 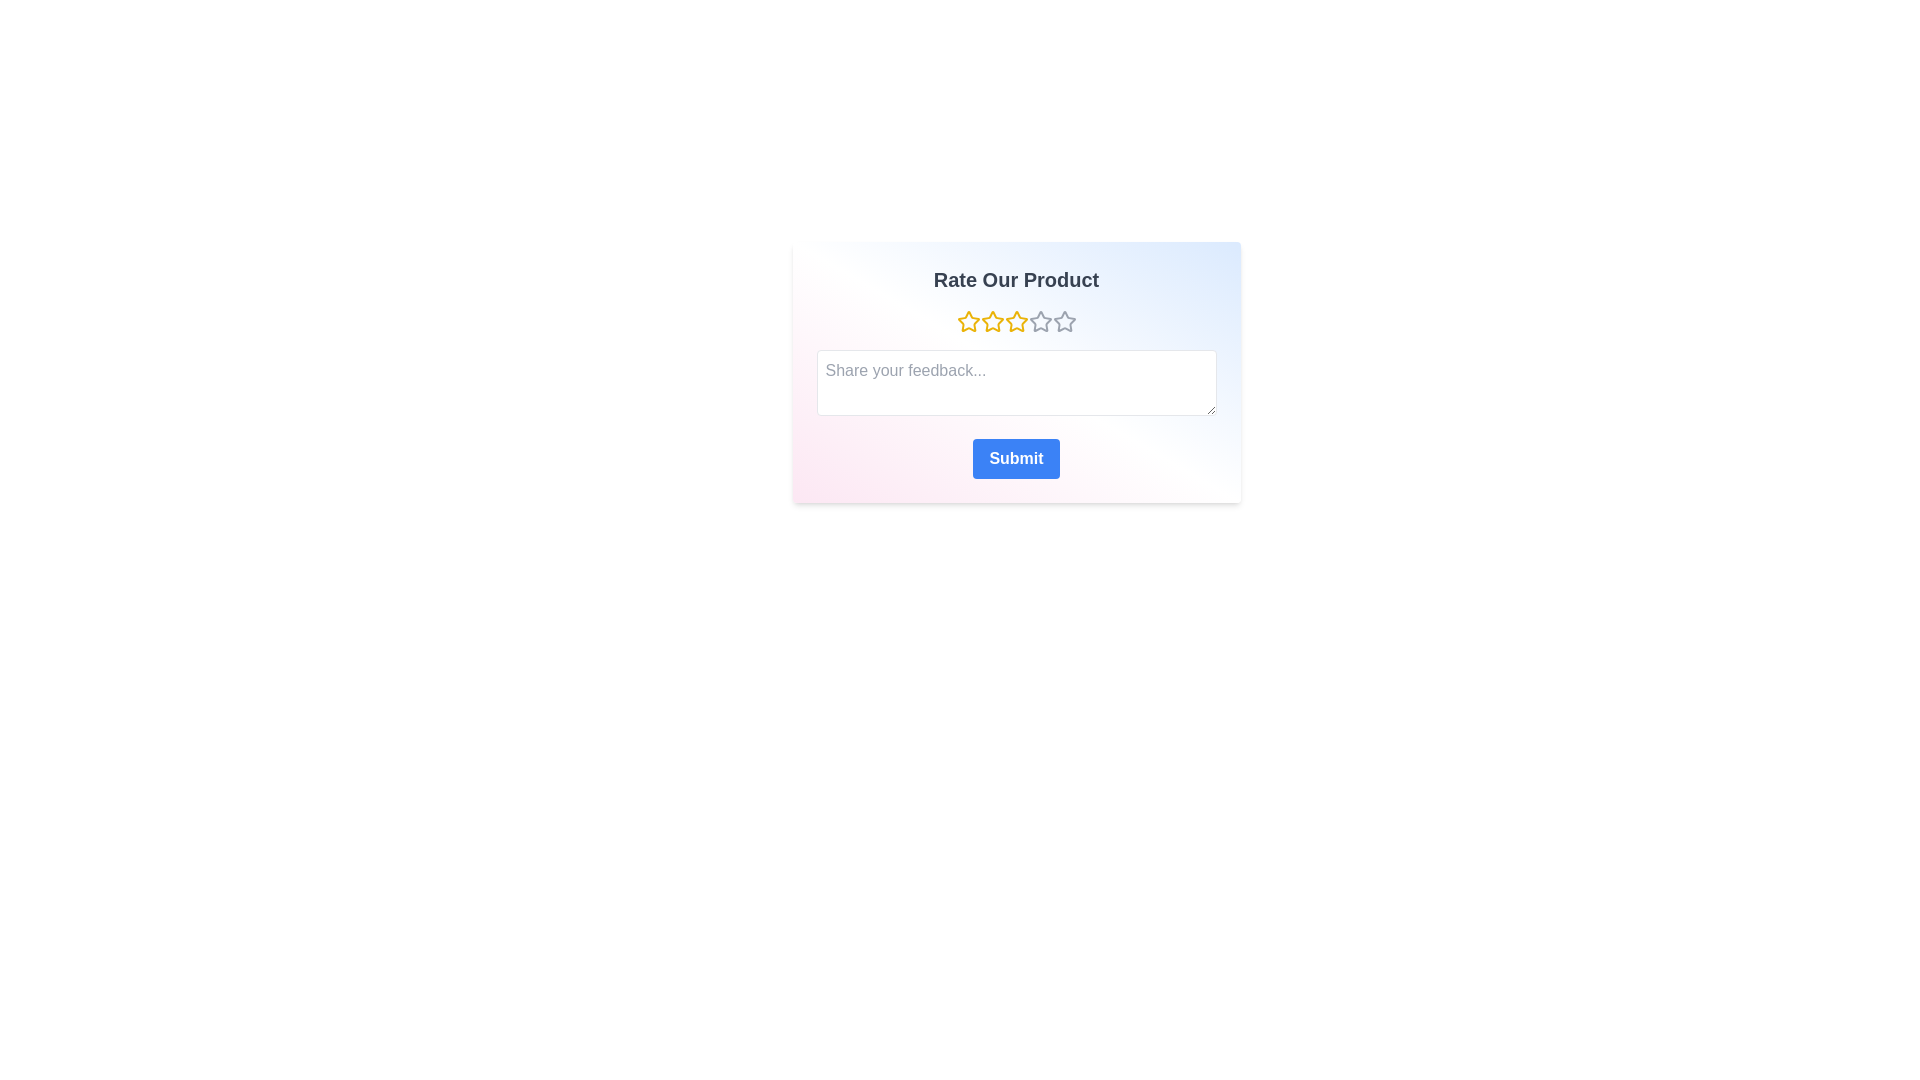 What do you see at coordinates (1016, 459) in the screenshot?
I see `Submit button to submit the rating and feedback` at bounding box center [1016, 459].